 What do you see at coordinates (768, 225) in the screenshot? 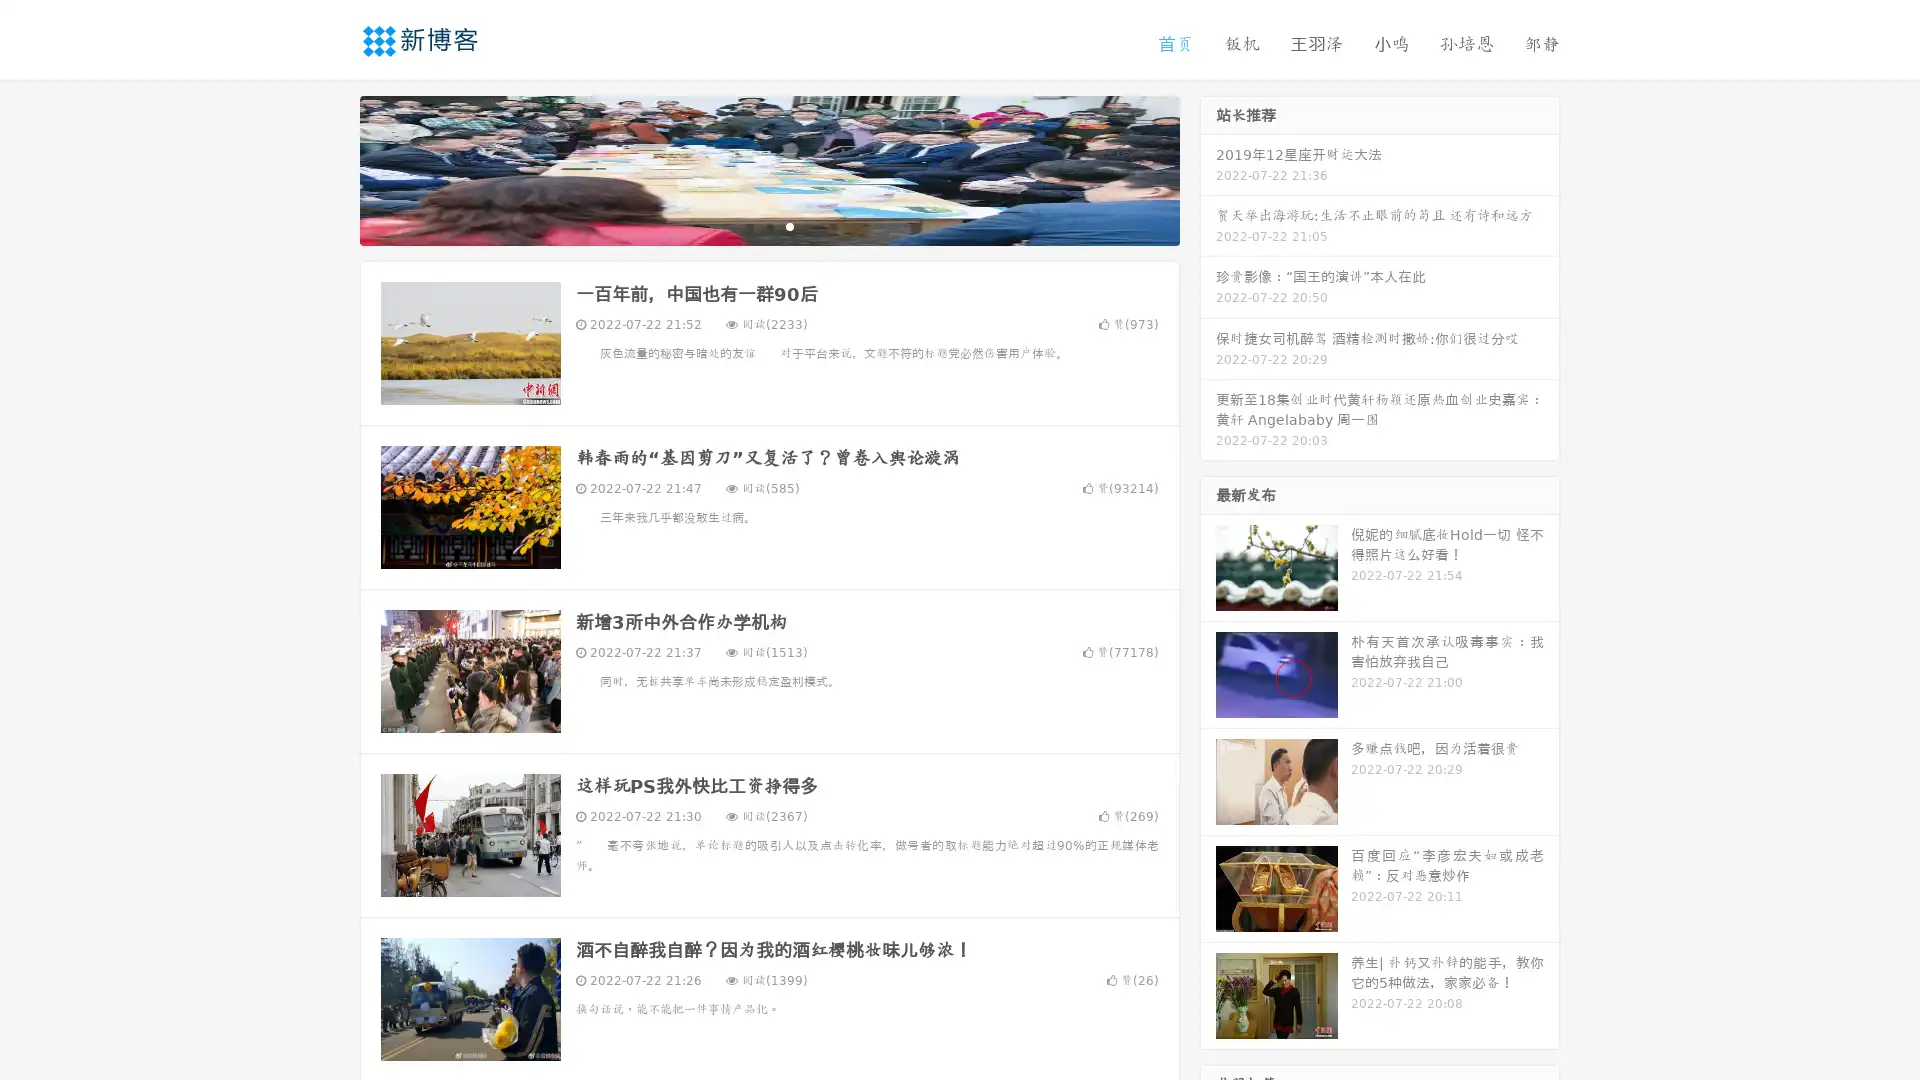
I see `Go to slide 2` at bounding box center [768, 225].